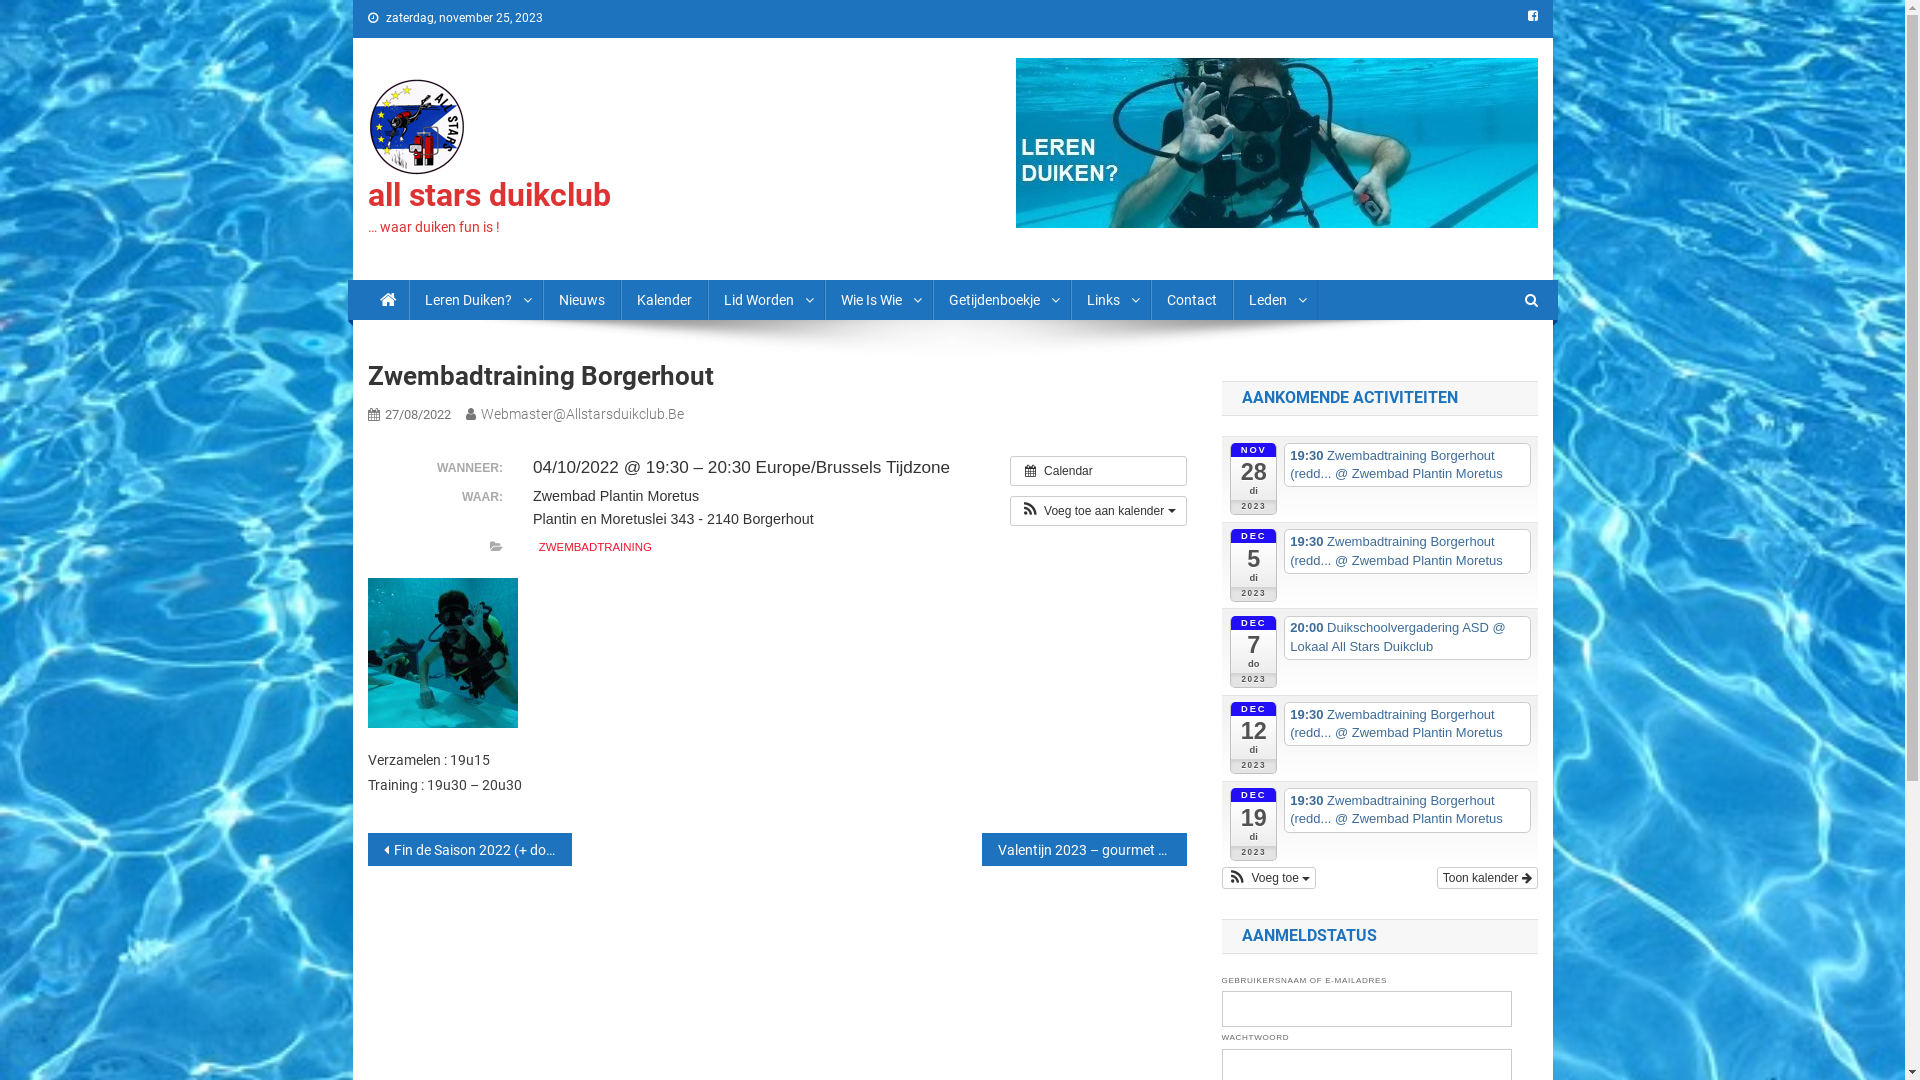 The image size is (1920, 1080). Describe the element at coordinates (1252, 824) in the screenshot. I see `'DEC` at that location.